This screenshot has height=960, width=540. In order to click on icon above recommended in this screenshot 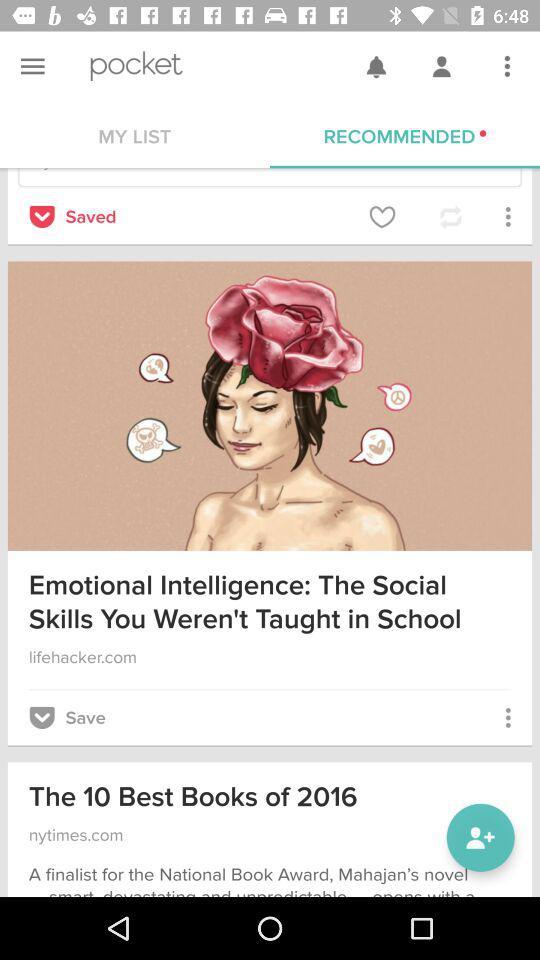, I will do `click(507, 66)`.